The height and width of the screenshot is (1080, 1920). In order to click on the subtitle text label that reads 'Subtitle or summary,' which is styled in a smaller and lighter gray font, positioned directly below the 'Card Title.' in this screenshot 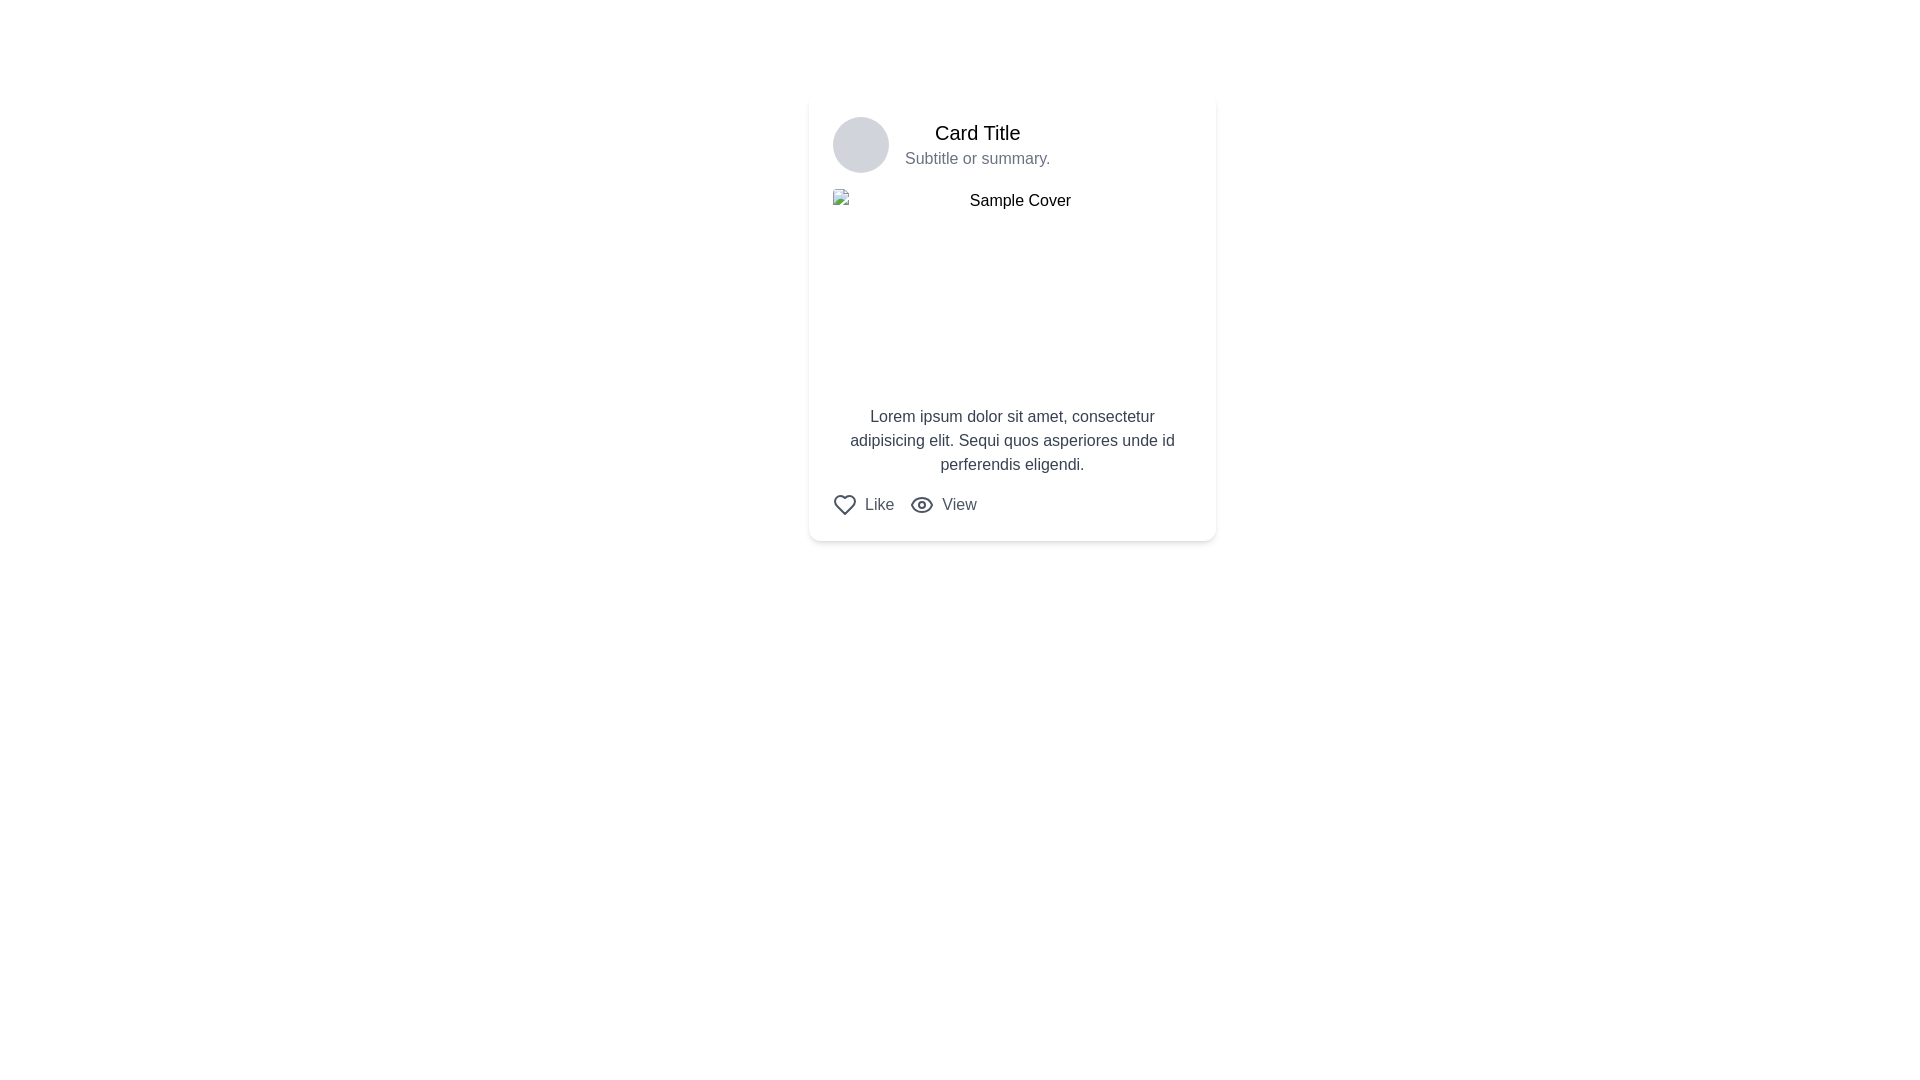, I will do `click(977, 157)`.